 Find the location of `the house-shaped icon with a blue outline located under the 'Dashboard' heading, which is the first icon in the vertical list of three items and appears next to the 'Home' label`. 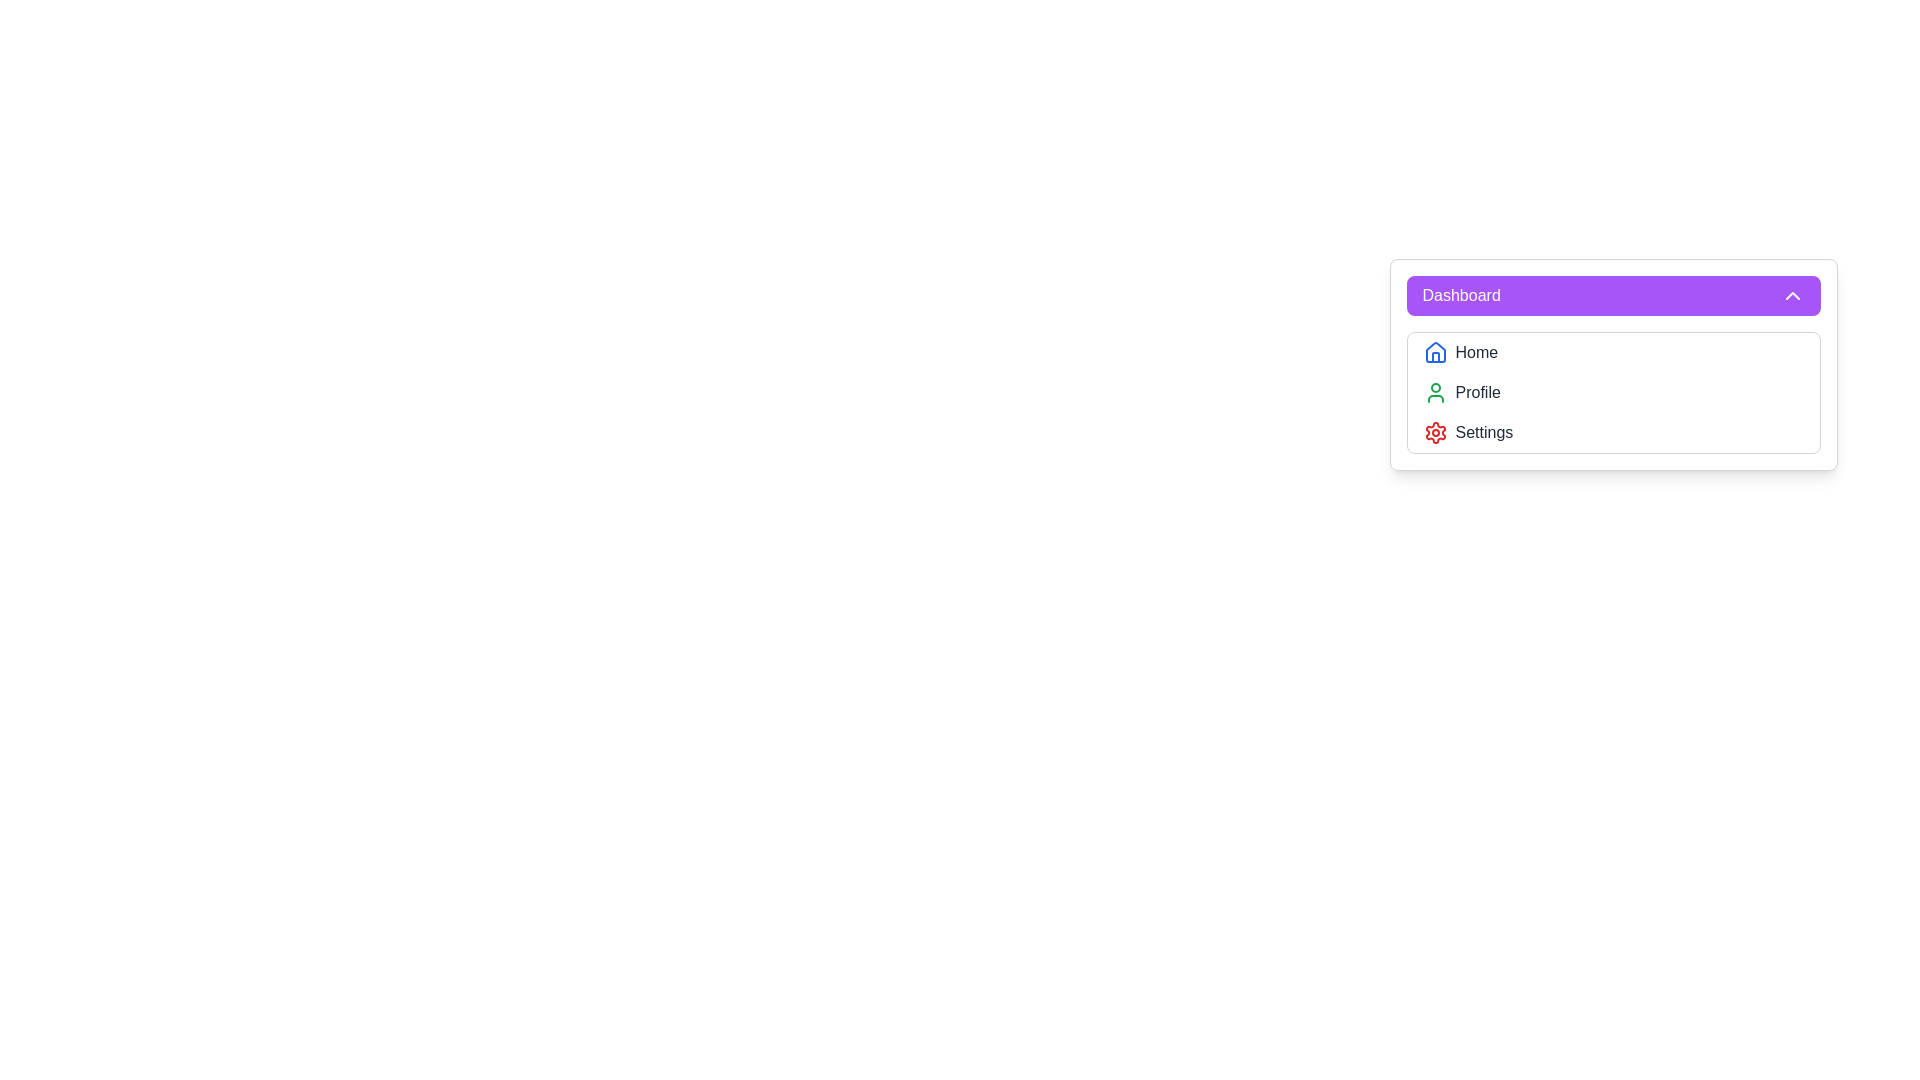

the house-shaped icon with a blue outline located under the 'Dashboard' heading, which is the first icon in the vertical list of three items and appears next to the 'Home' label is located at coordinates (1434, 351).